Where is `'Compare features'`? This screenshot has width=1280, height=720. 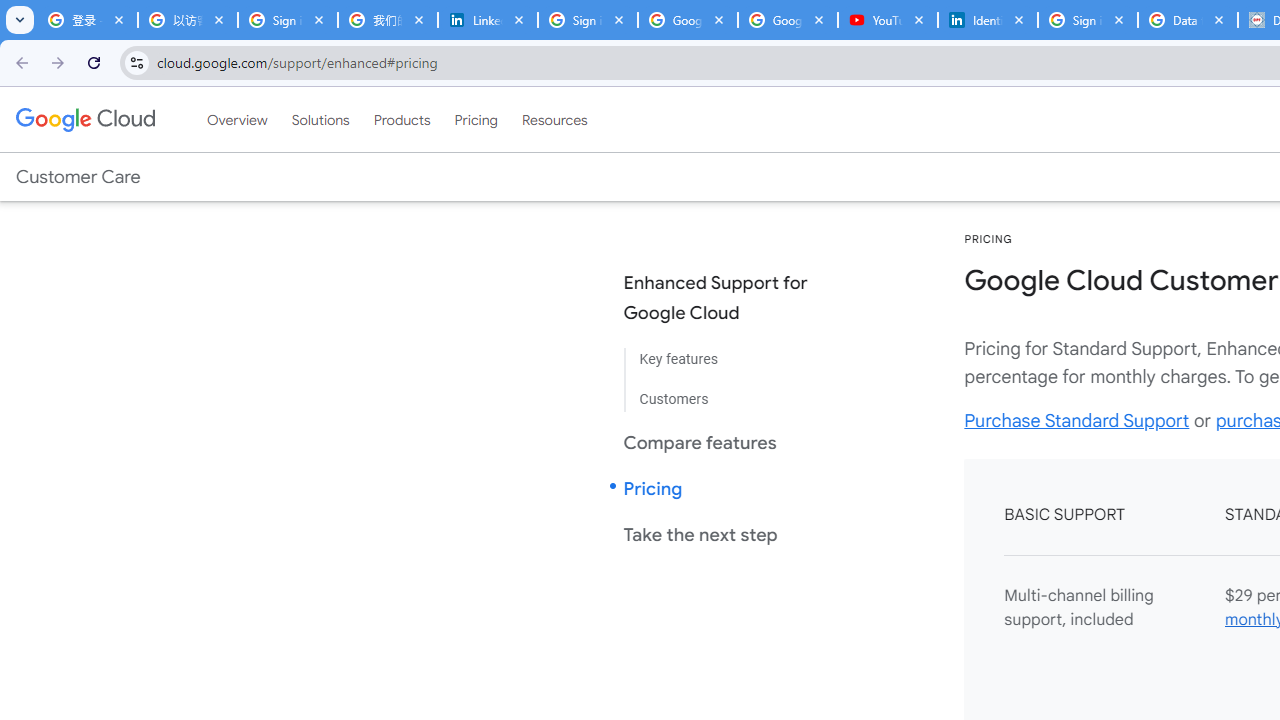 'Compare features' is located at coordinates (731, 441).